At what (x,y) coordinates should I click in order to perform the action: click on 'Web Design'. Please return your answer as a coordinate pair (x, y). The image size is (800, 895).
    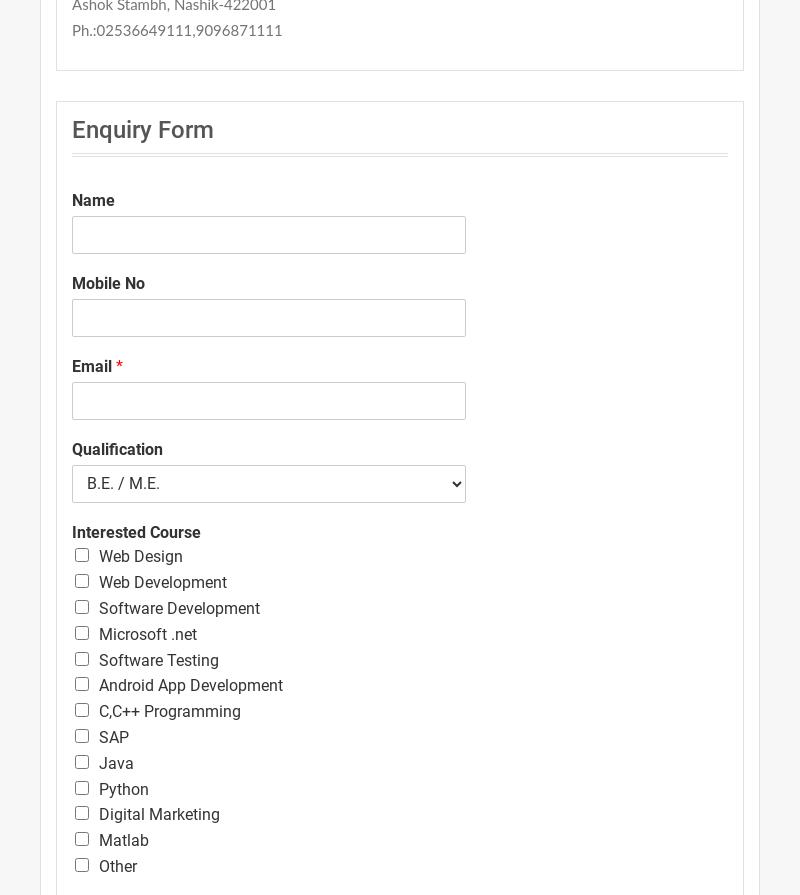
    Looking at the image, I should click on (141, 555).